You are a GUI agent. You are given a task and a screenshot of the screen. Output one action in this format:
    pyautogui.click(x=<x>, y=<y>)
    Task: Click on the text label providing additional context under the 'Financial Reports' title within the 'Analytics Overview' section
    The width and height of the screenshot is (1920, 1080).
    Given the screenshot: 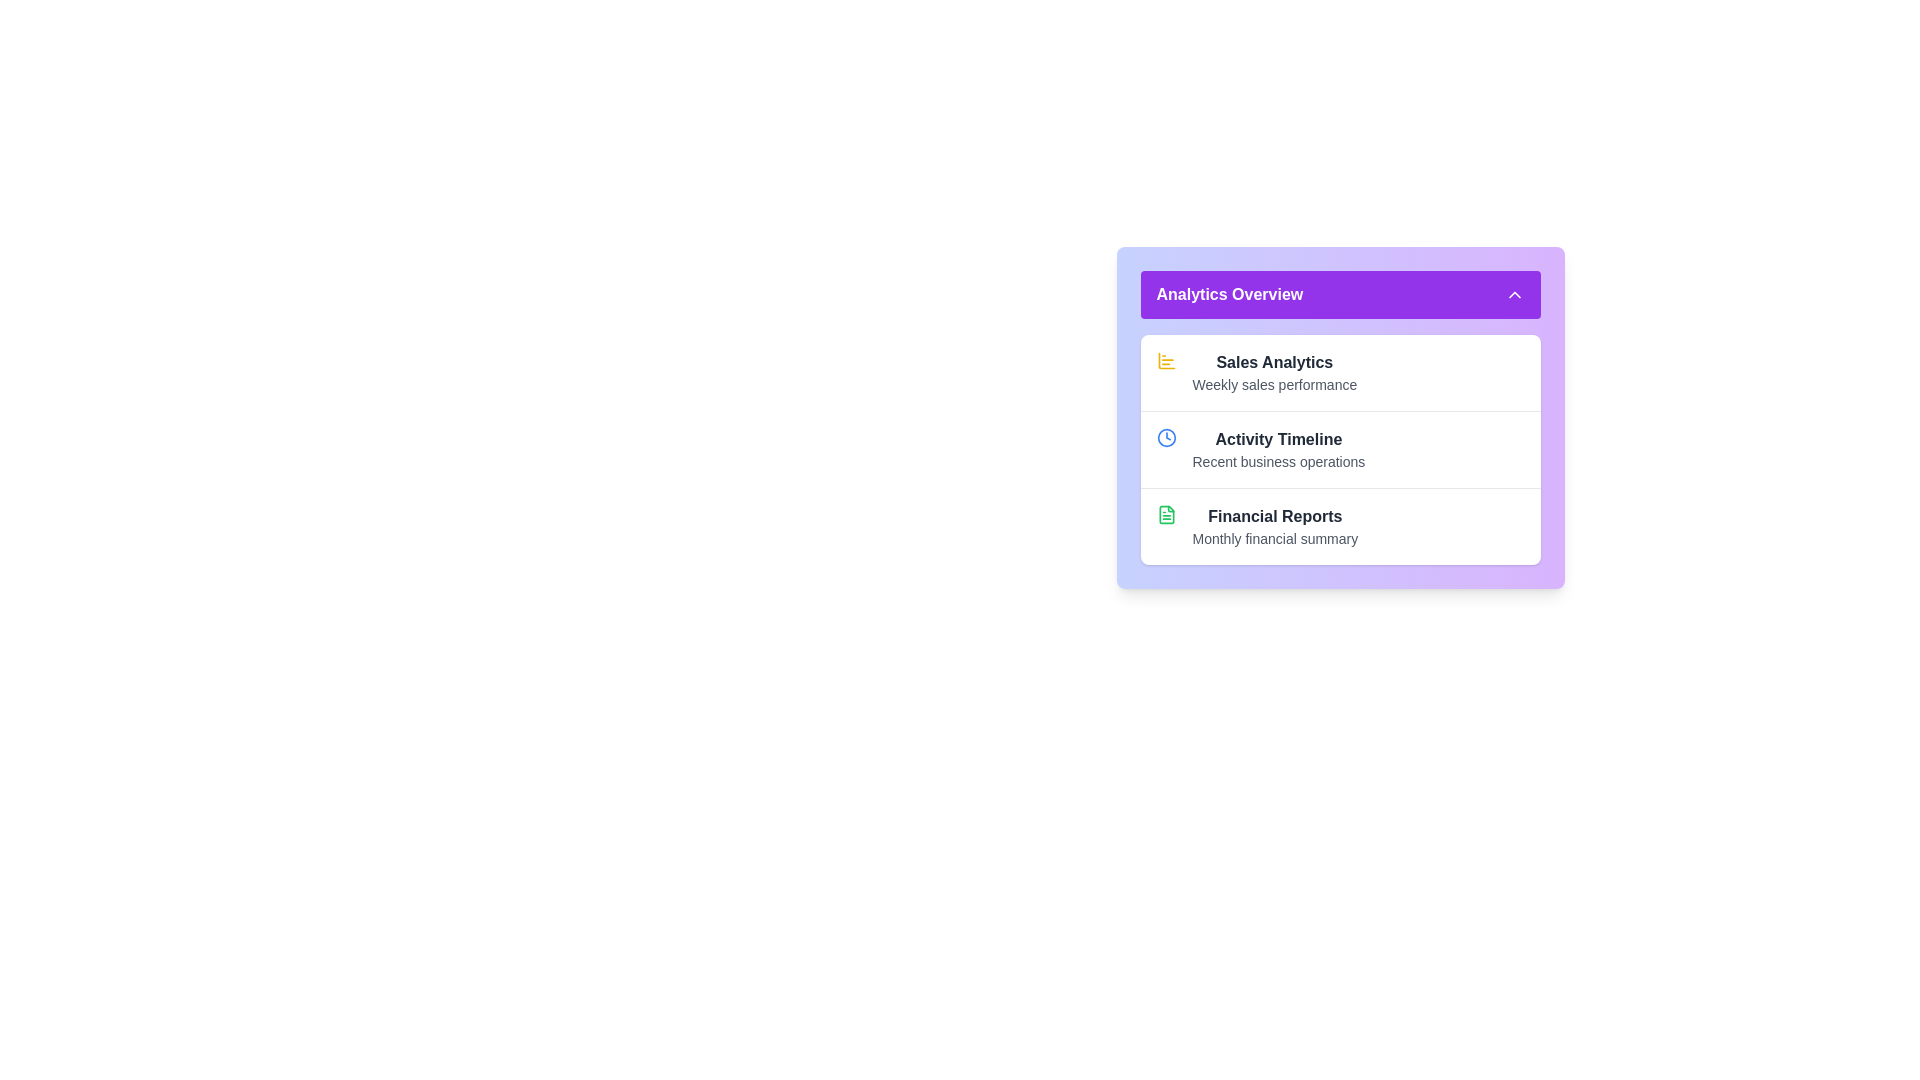 What is the action you would take?
    pyautogui.click(x=1274, y=538)
    